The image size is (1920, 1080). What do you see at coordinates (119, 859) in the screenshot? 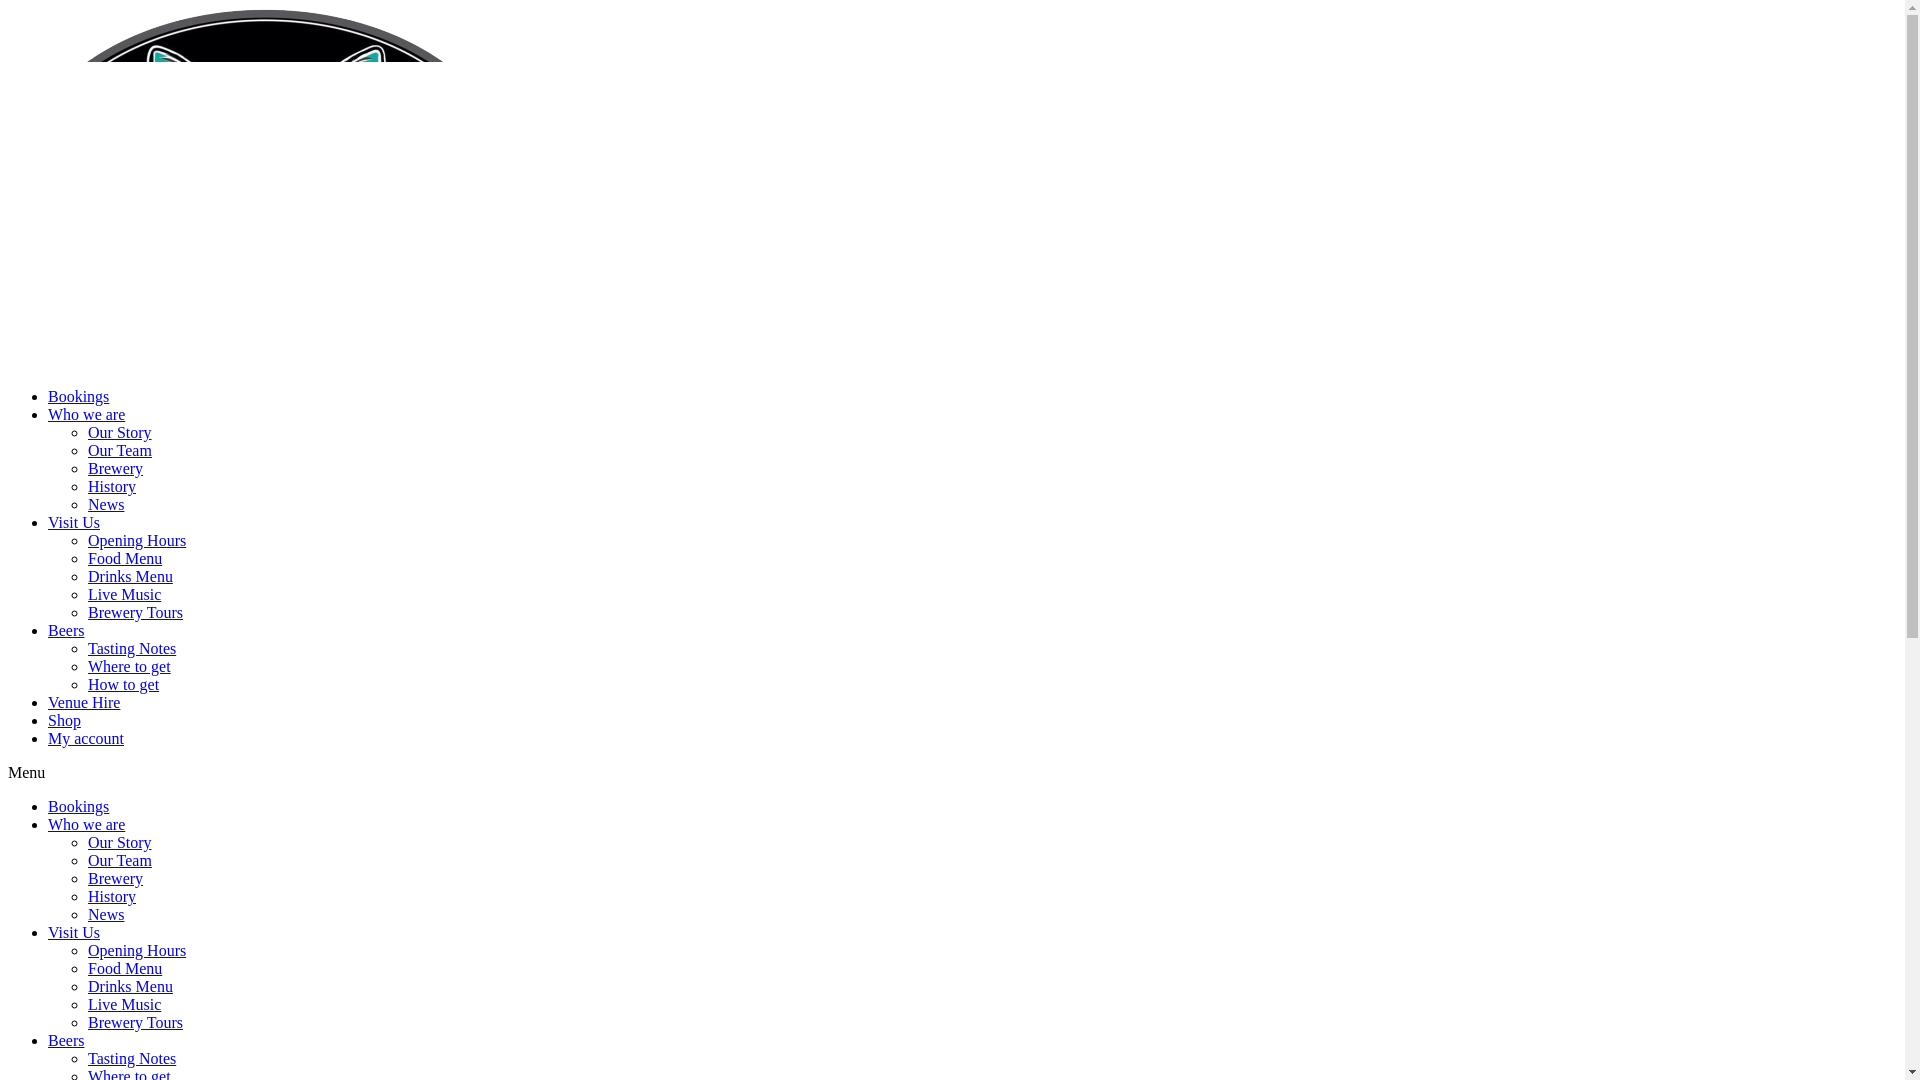
I see `'Our Team'` at bounding box center [119, 859].